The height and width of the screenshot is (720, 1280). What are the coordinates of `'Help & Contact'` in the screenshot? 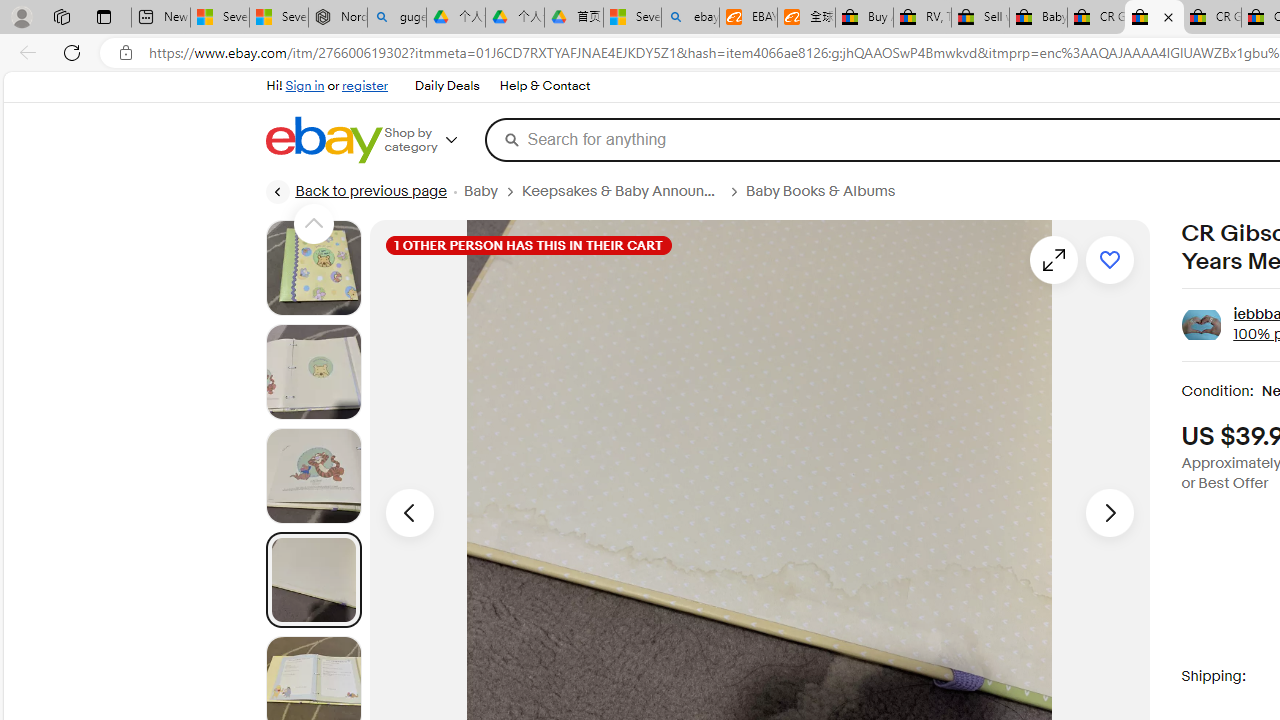 It's located at (544, 85).